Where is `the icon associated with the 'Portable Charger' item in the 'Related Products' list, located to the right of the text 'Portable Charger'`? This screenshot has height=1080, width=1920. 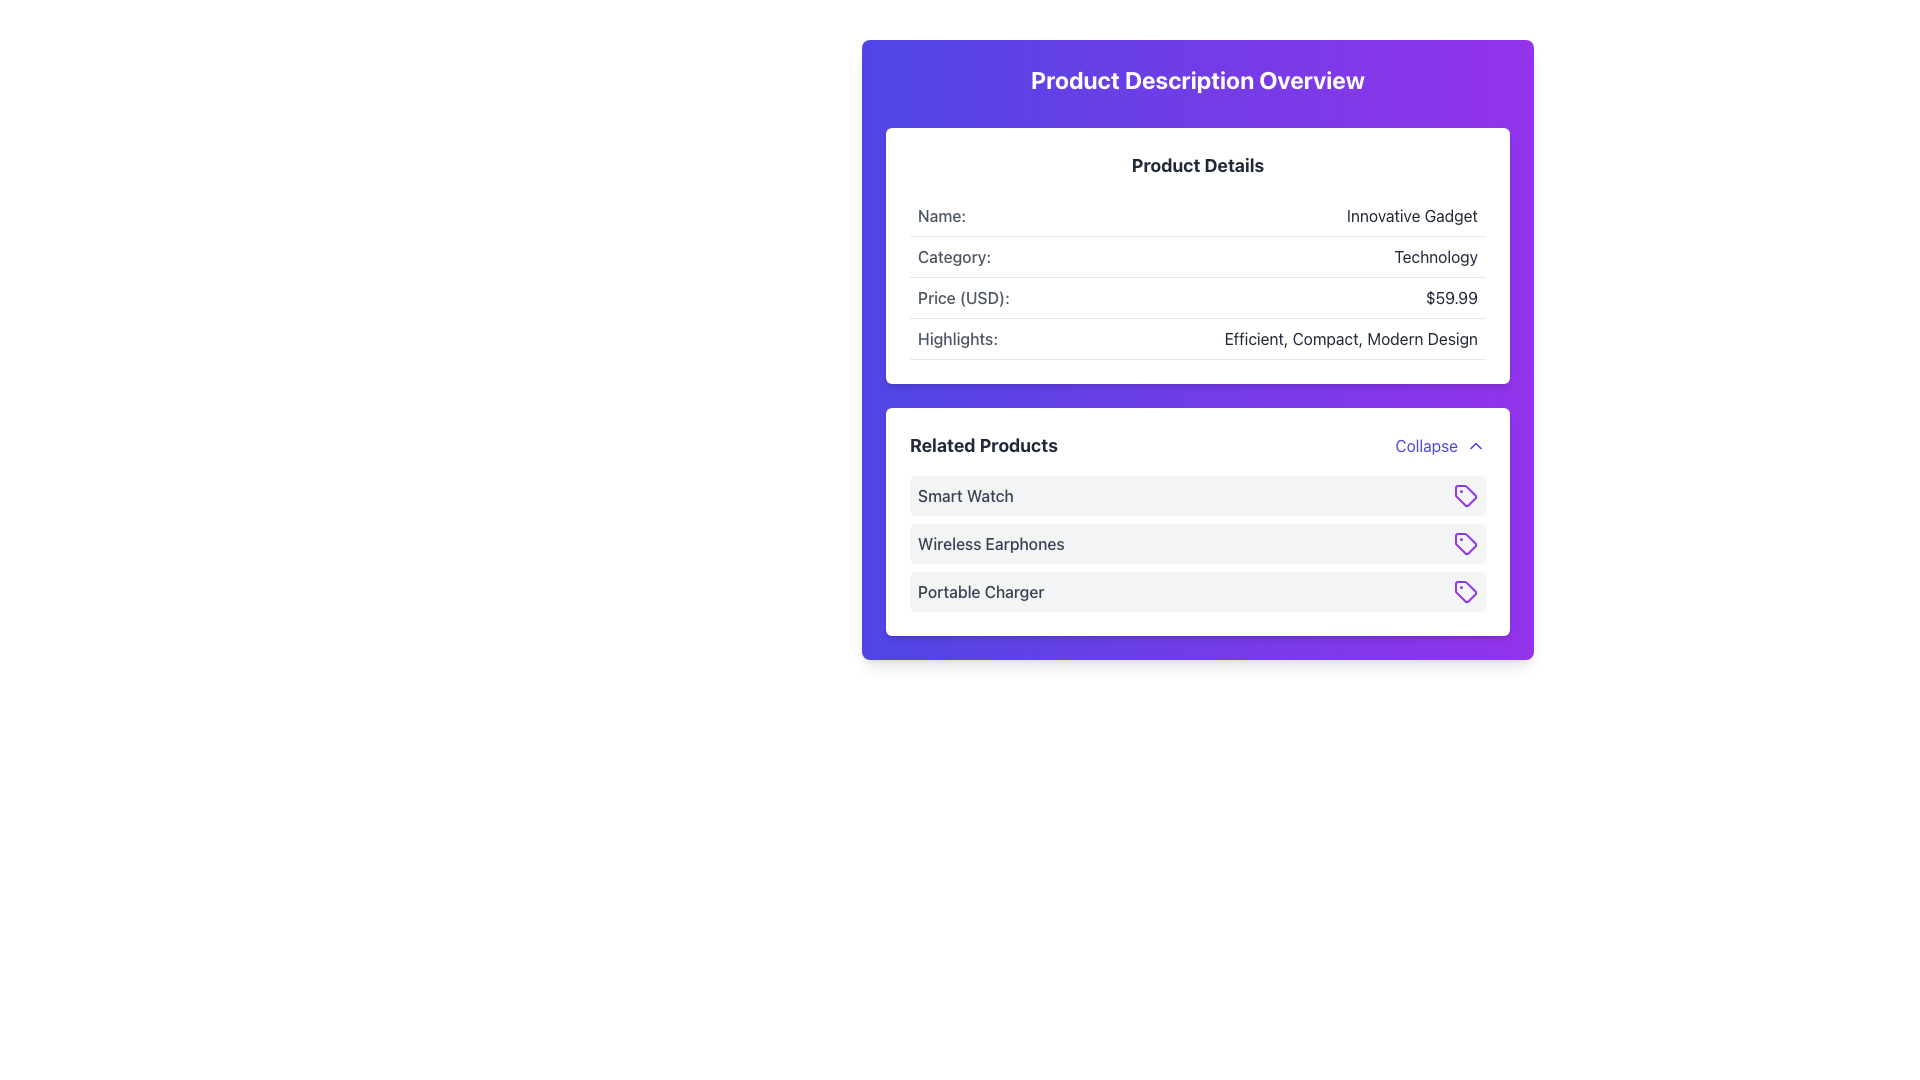 the icon associated with the 'Portable Charger' item in the 'Related Products' list, located to the right of the text 'Portable Charger' is located at coordinates (1465, 495).